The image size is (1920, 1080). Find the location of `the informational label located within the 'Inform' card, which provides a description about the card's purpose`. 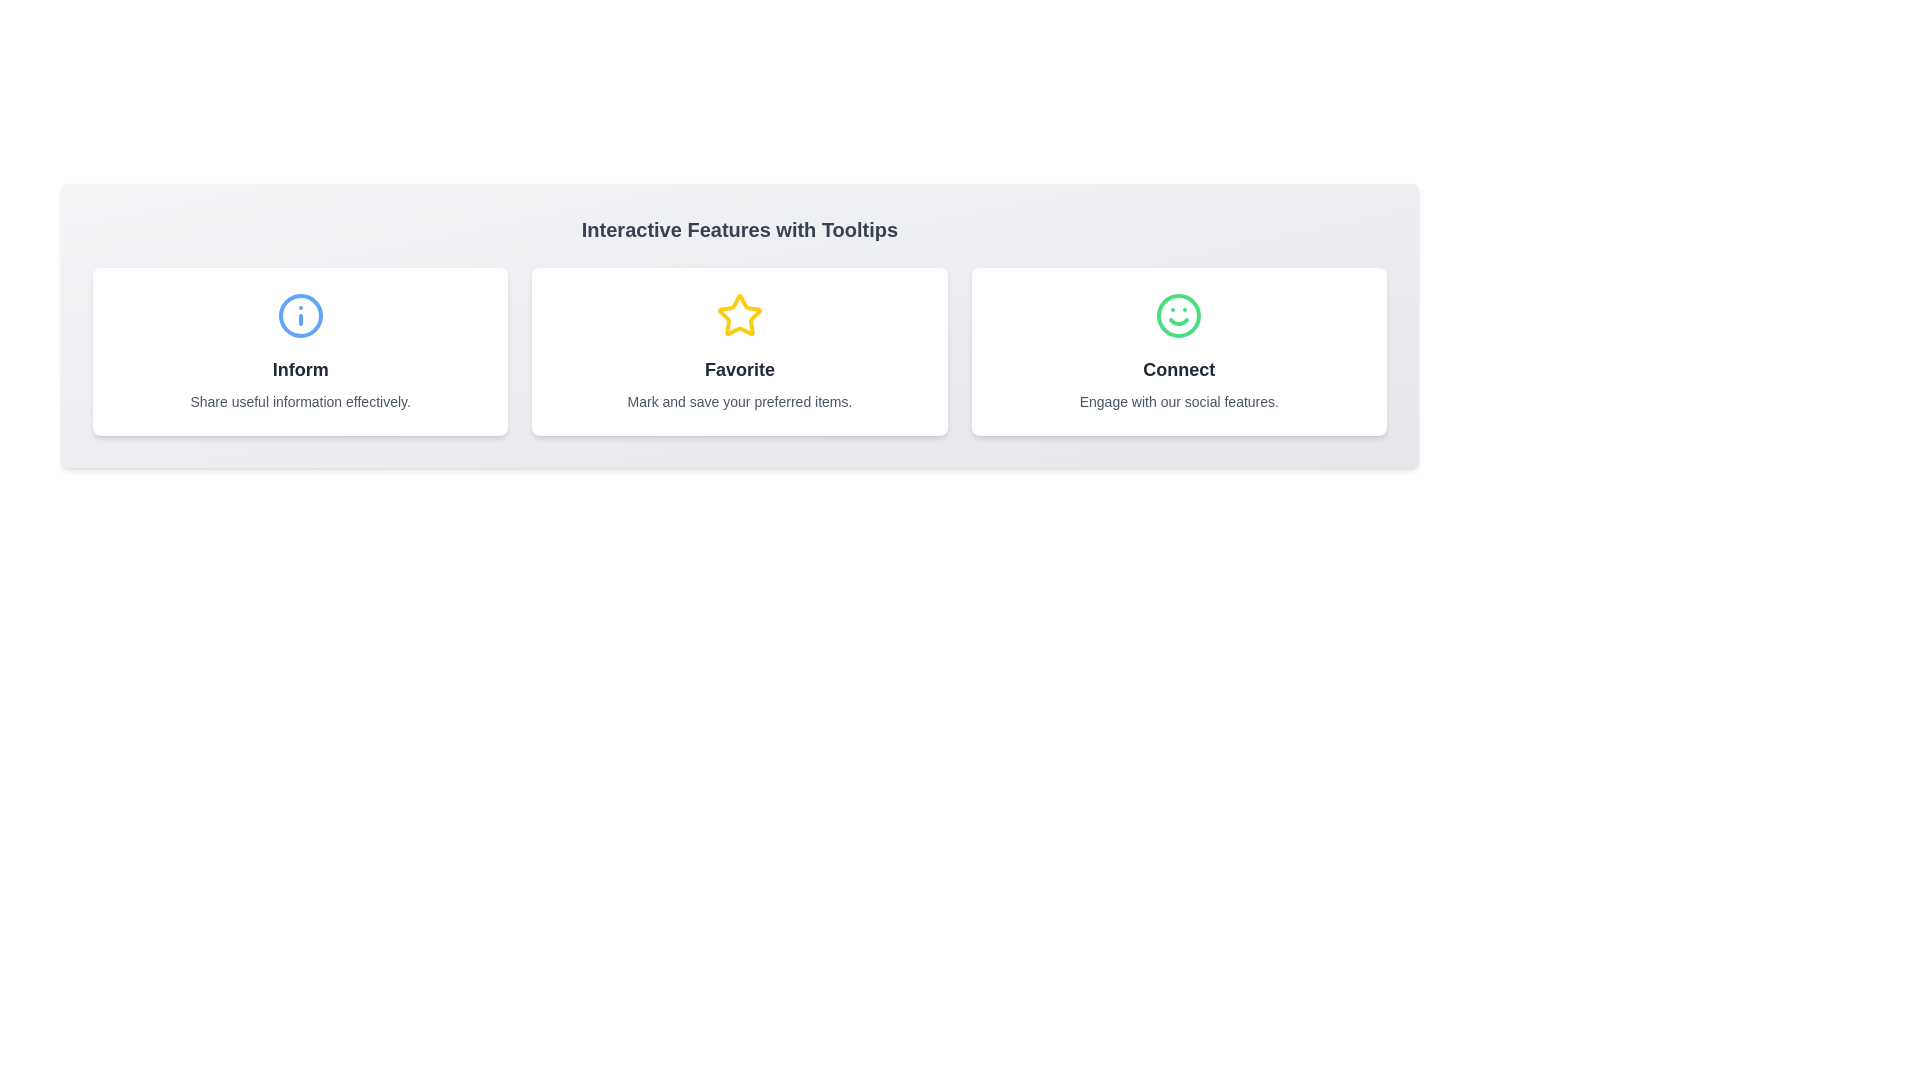

the informational label located within the 'Inform' card, which provides a description about the card's purpose is located at coordinates (299, 401).